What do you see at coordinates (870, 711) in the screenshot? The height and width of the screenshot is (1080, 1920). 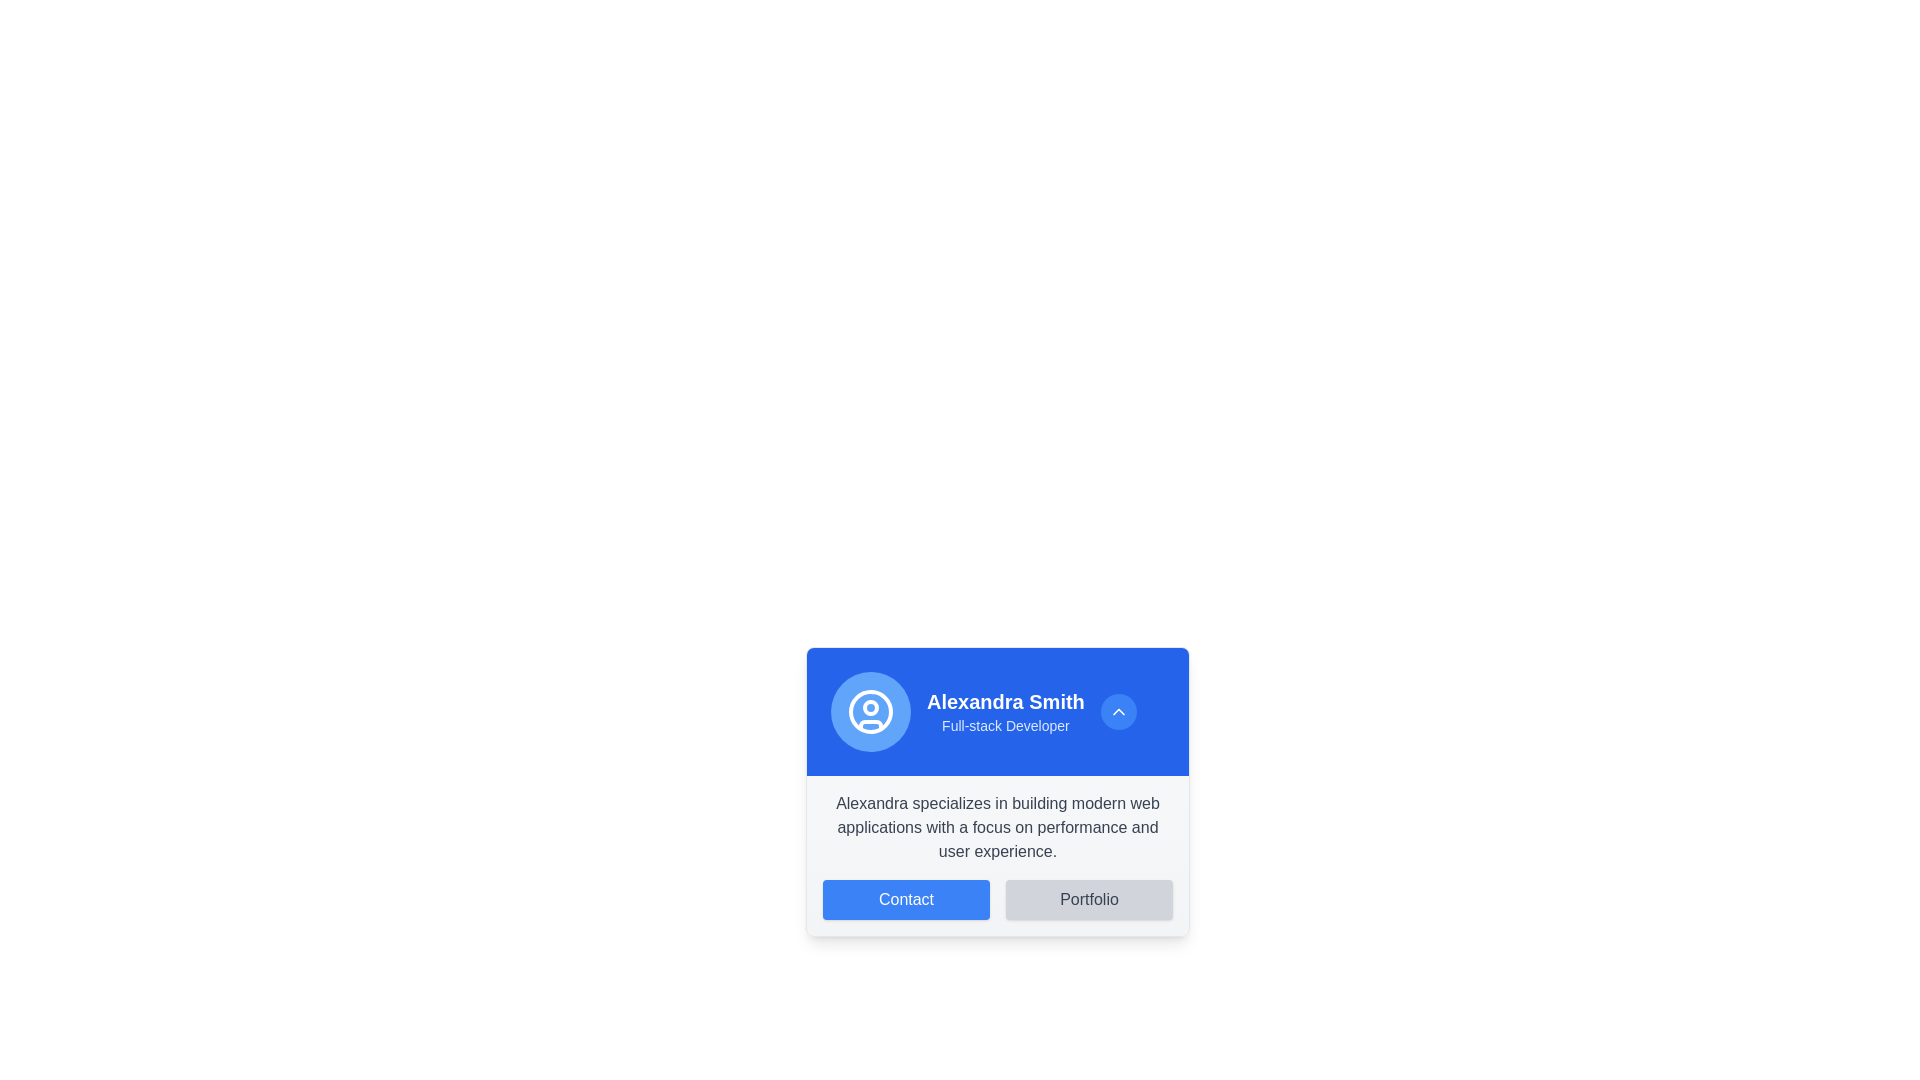 I see `the Profile Icon, which is a circular icon with a user profile outline in white on a blue background, located at the top-left of its card-like UI component` at bounding box center [870, 711].